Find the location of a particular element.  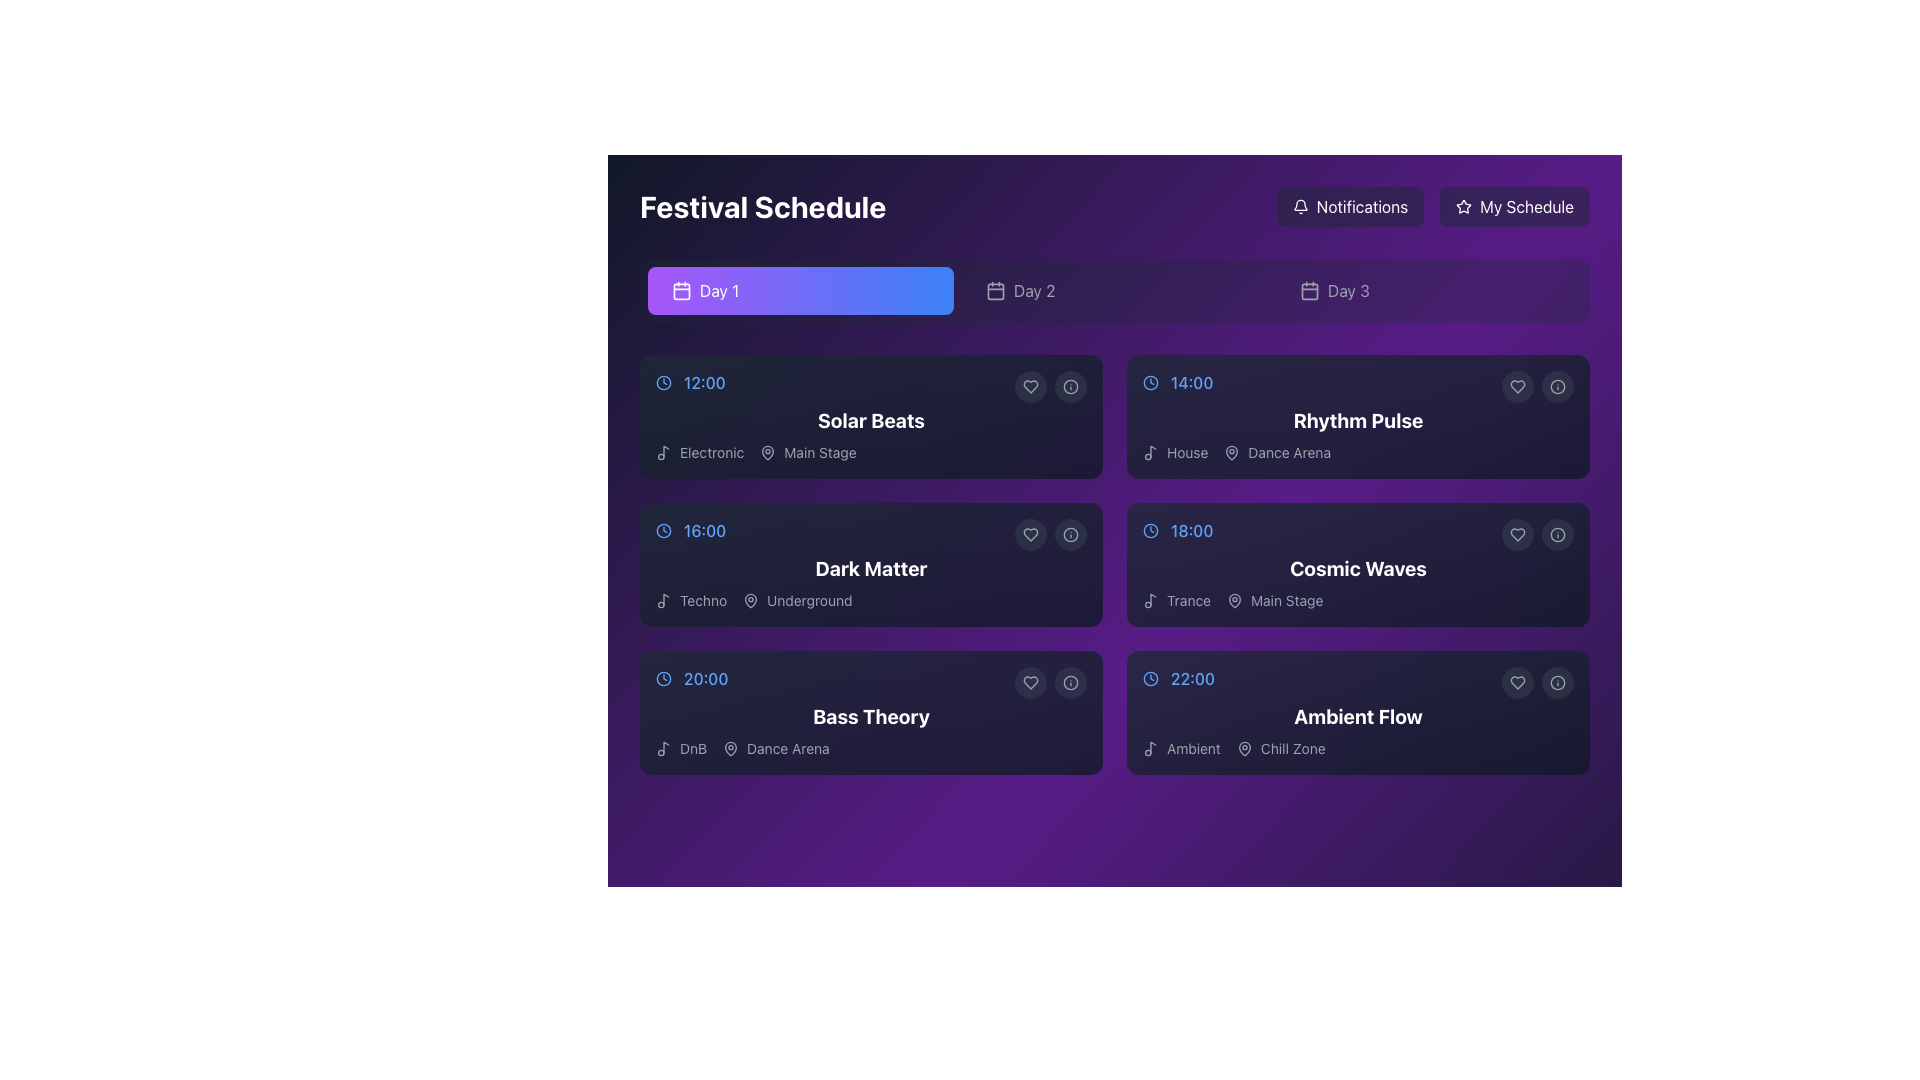

the circular icon with an inner information symbol, located in the bottom-left event card in the grid layout is located at coordinates (1069, 681).